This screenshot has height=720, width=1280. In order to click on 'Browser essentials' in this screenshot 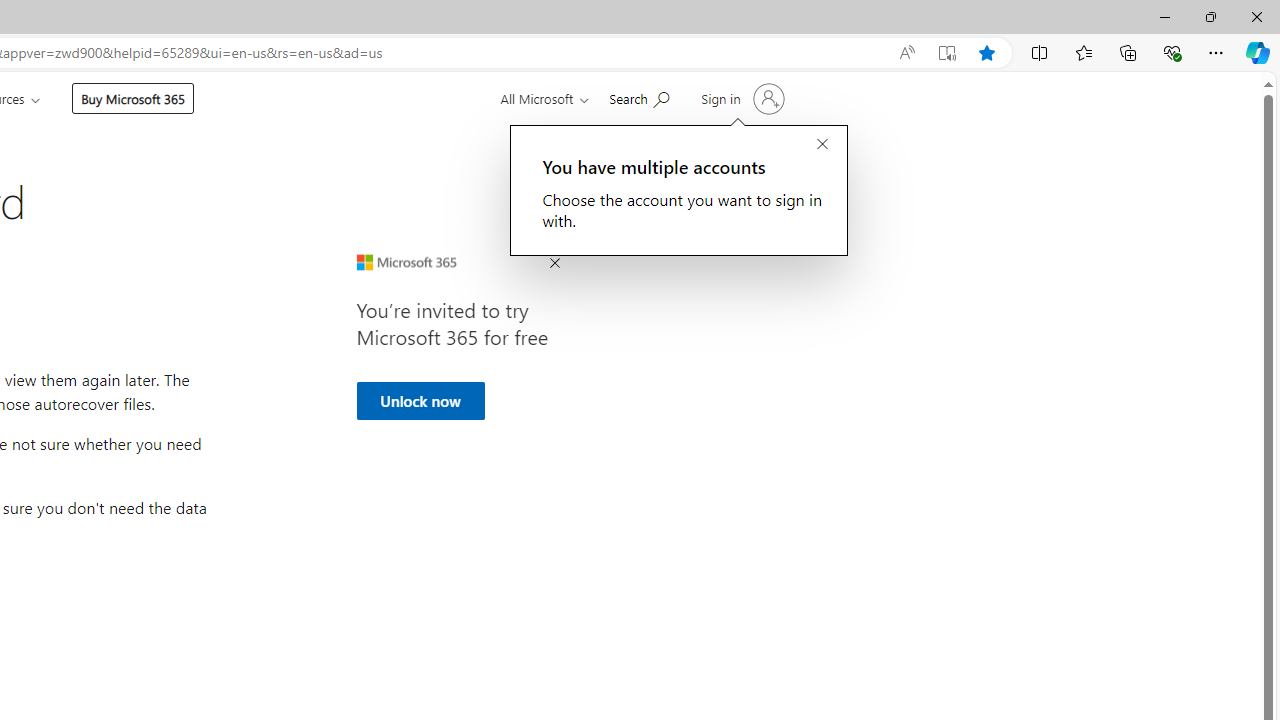, I will do `click(1171, 51)`.